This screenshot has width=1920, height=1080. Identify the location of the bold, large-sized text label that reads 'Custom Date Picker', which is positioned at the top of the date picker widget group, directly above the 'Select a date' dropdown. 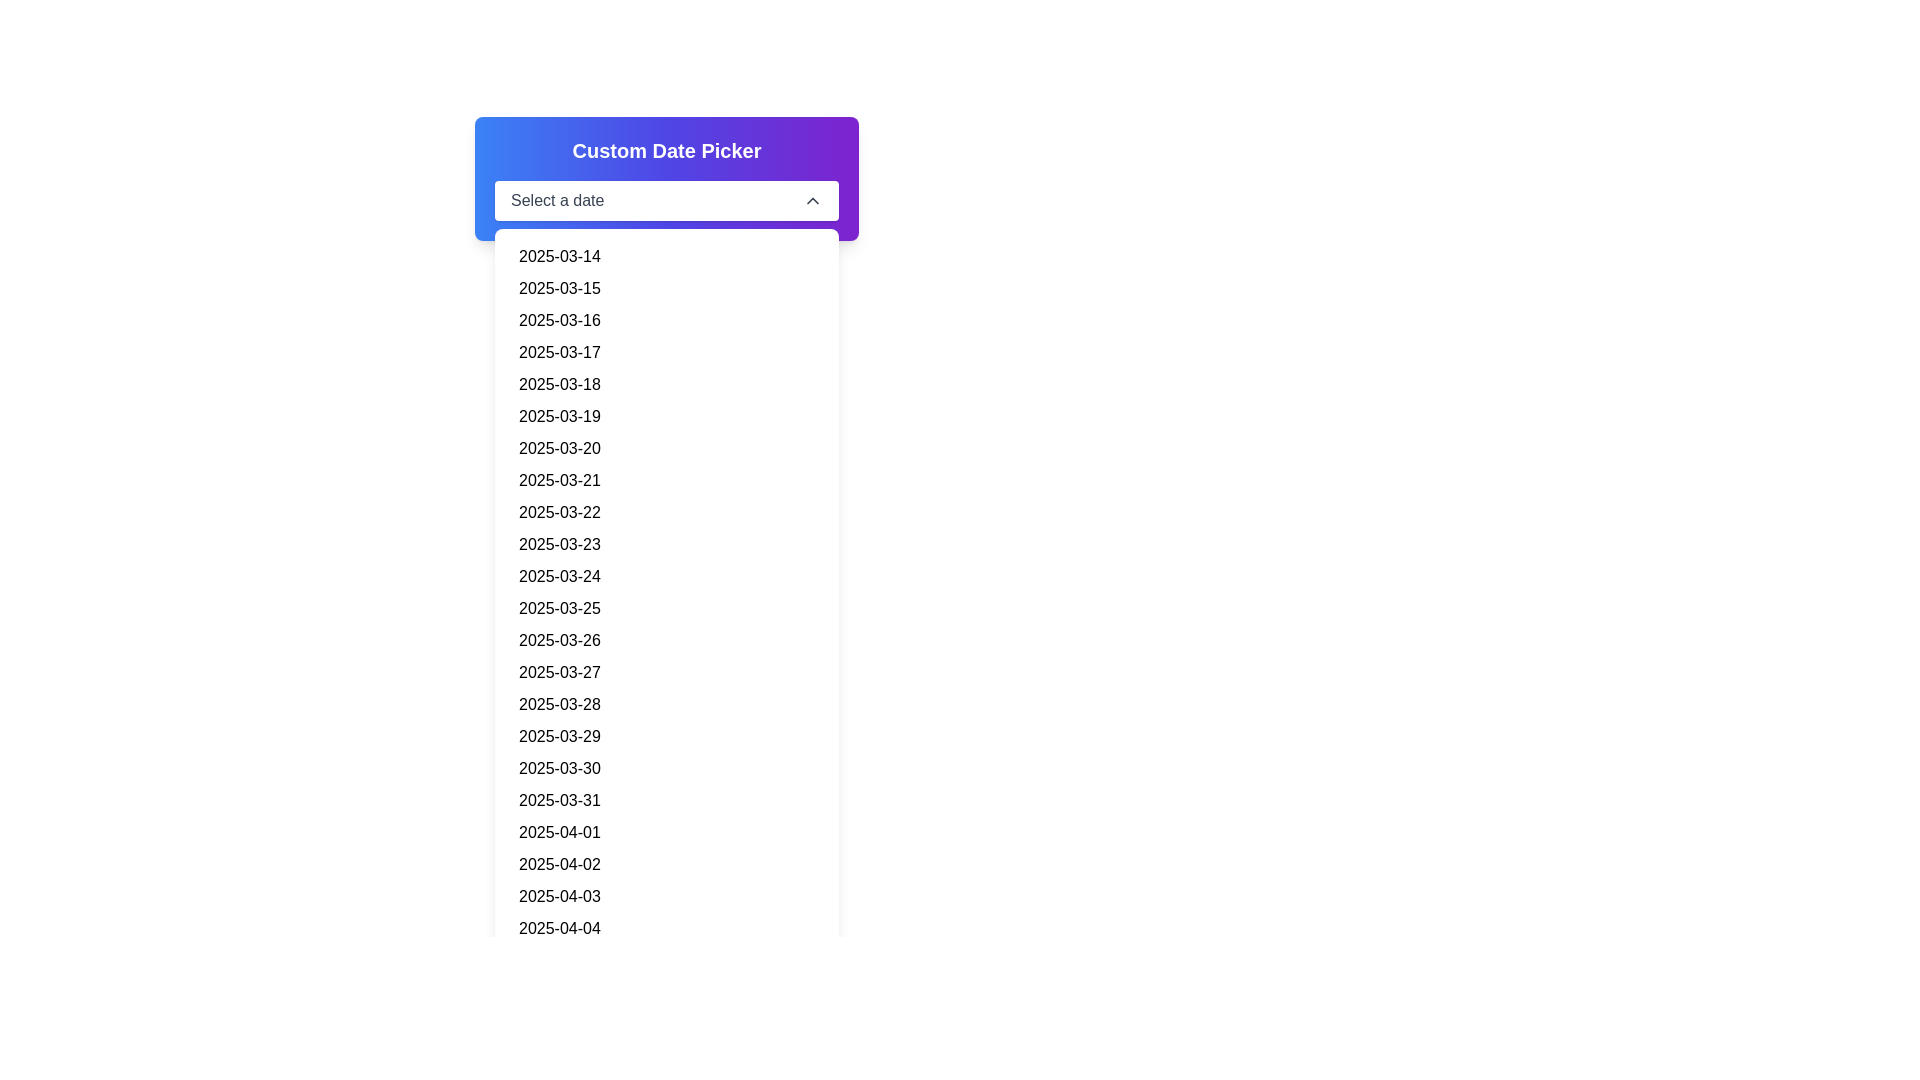
(667, 149).